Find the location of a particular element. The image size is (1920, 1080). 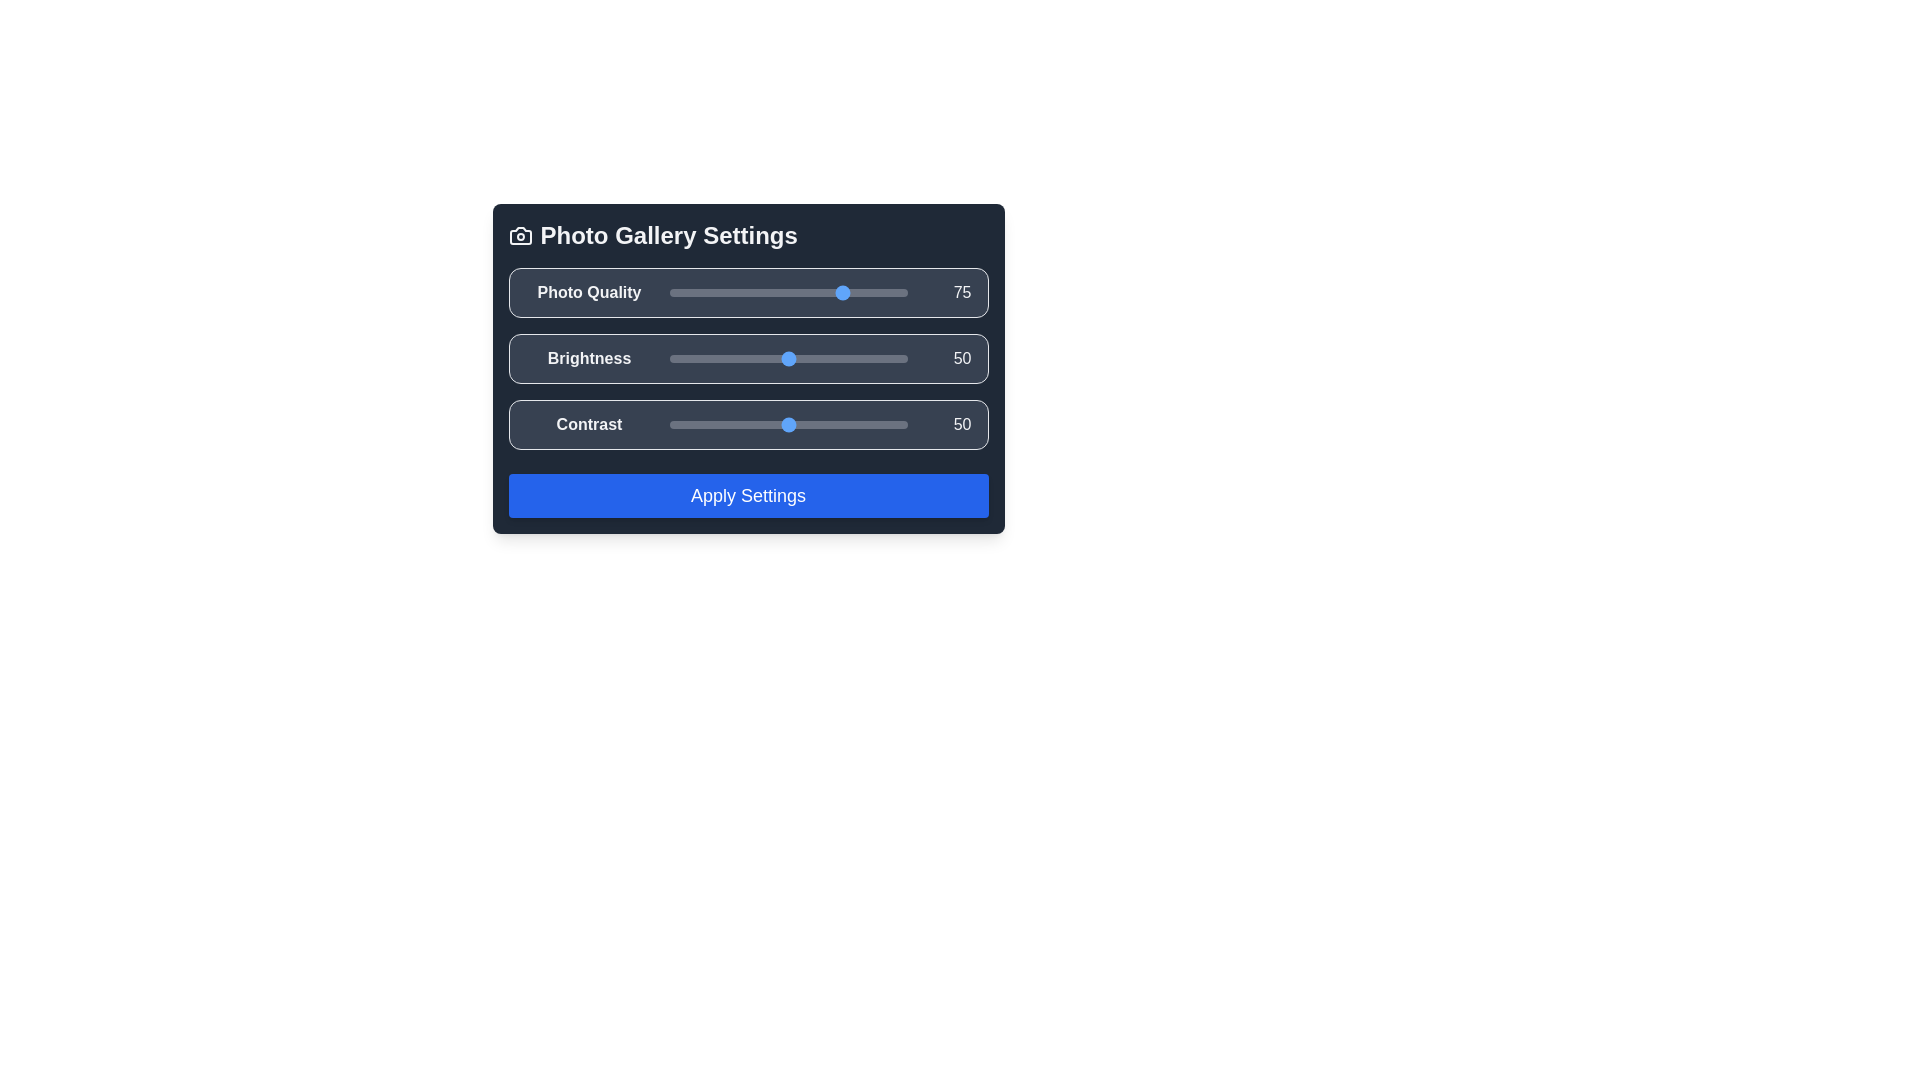

the brightness level is located at coordinates (878, 357).